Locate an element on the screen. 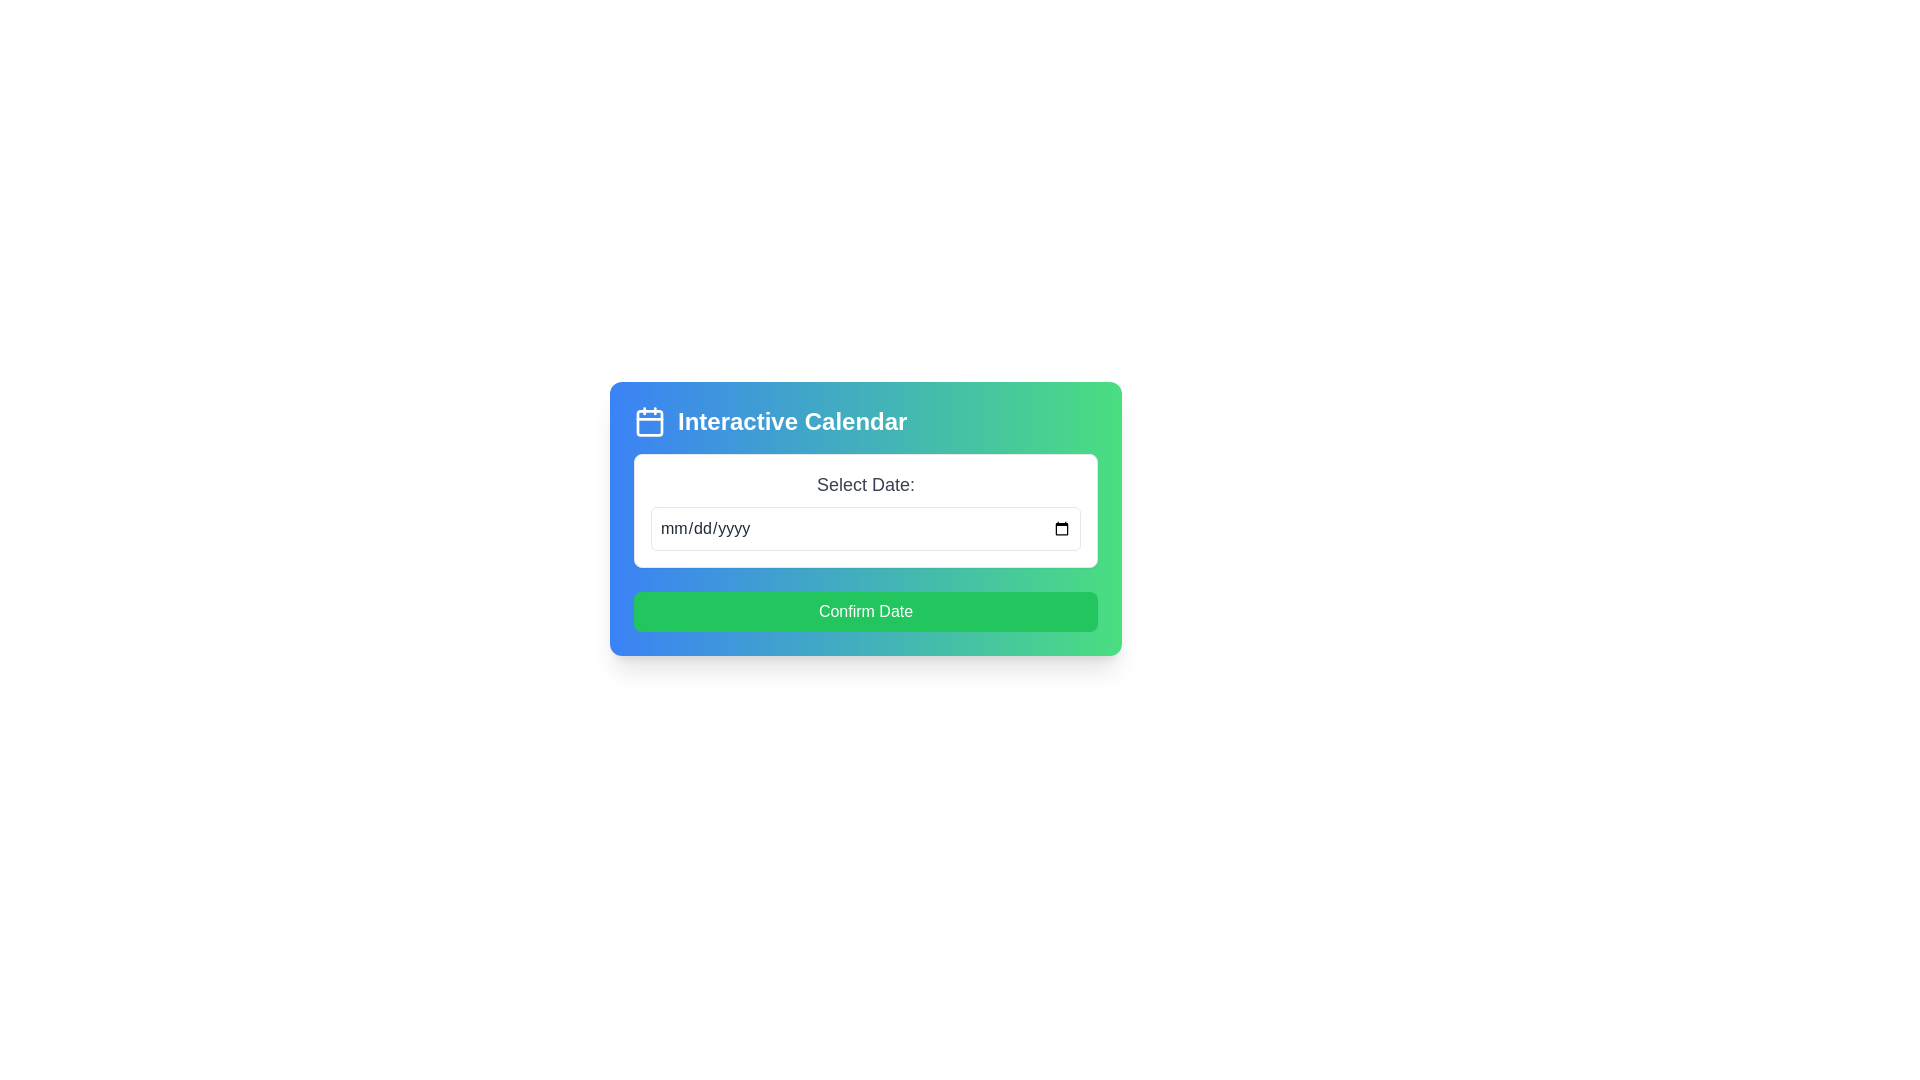 This screenshot has height=1080, width=1920. the label that reads 'Select Date:' which is styled with bold text and positioned above the date input box in the form is located at coordinates (865, 485).